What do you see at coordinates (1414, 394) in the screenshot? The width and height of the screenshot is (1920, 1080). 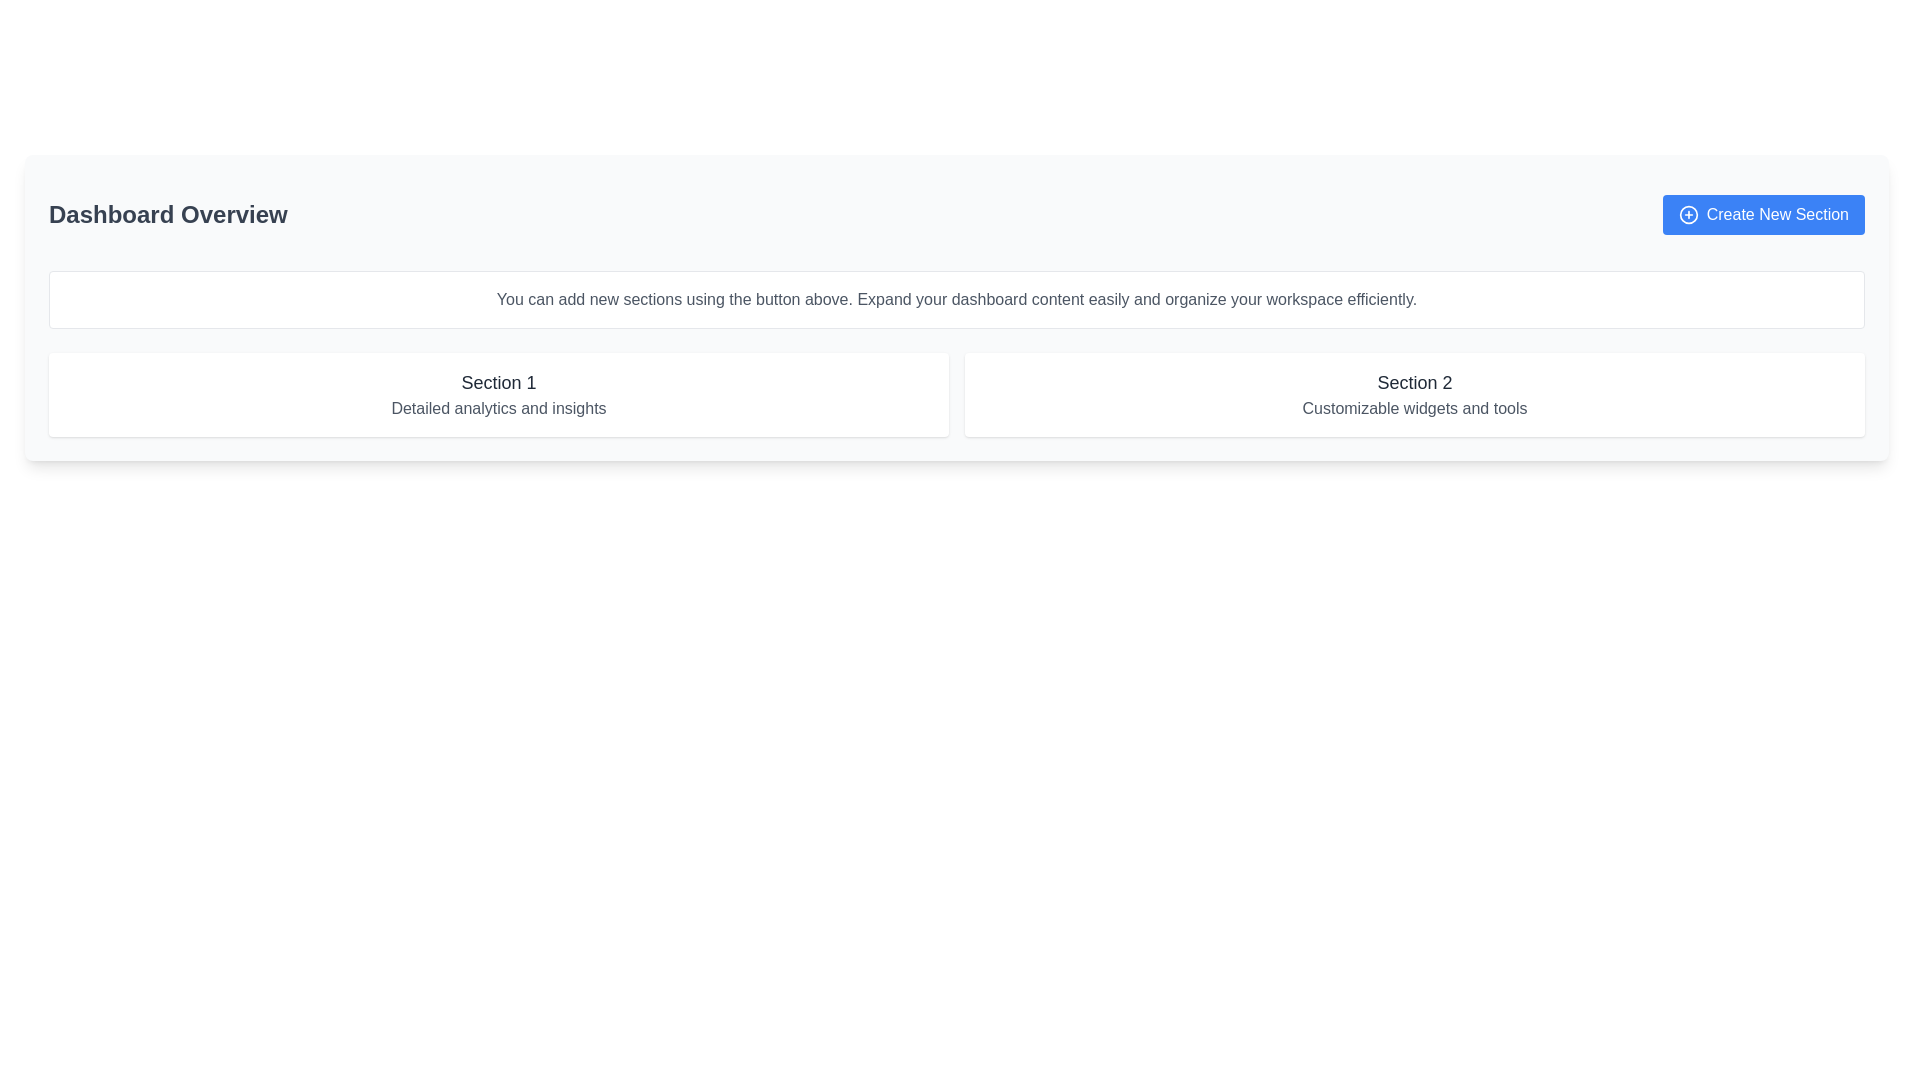 I see `the second tile in the grid layout that provides information about customizable widgets and tools` at bounding box center [1414, 394].